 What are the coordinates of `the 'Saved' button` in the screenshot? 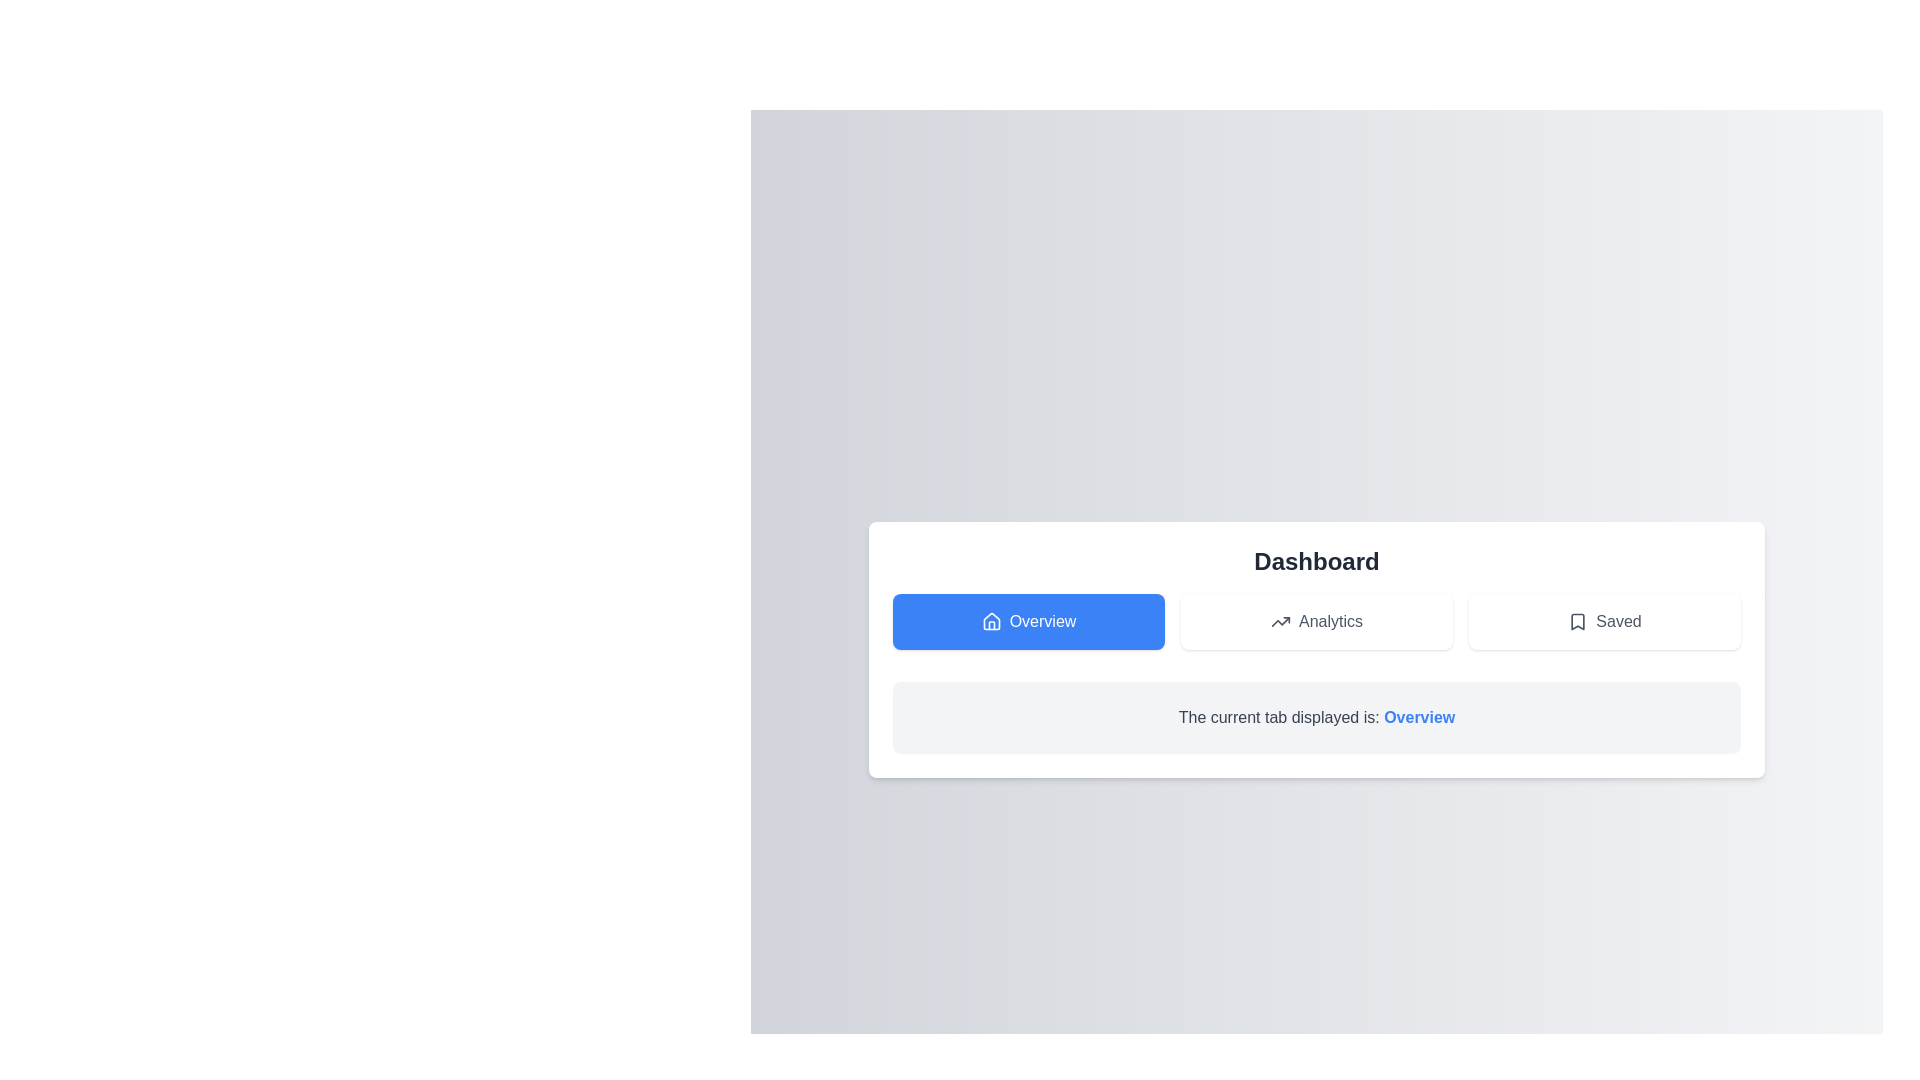 It's located at (1604, 620).